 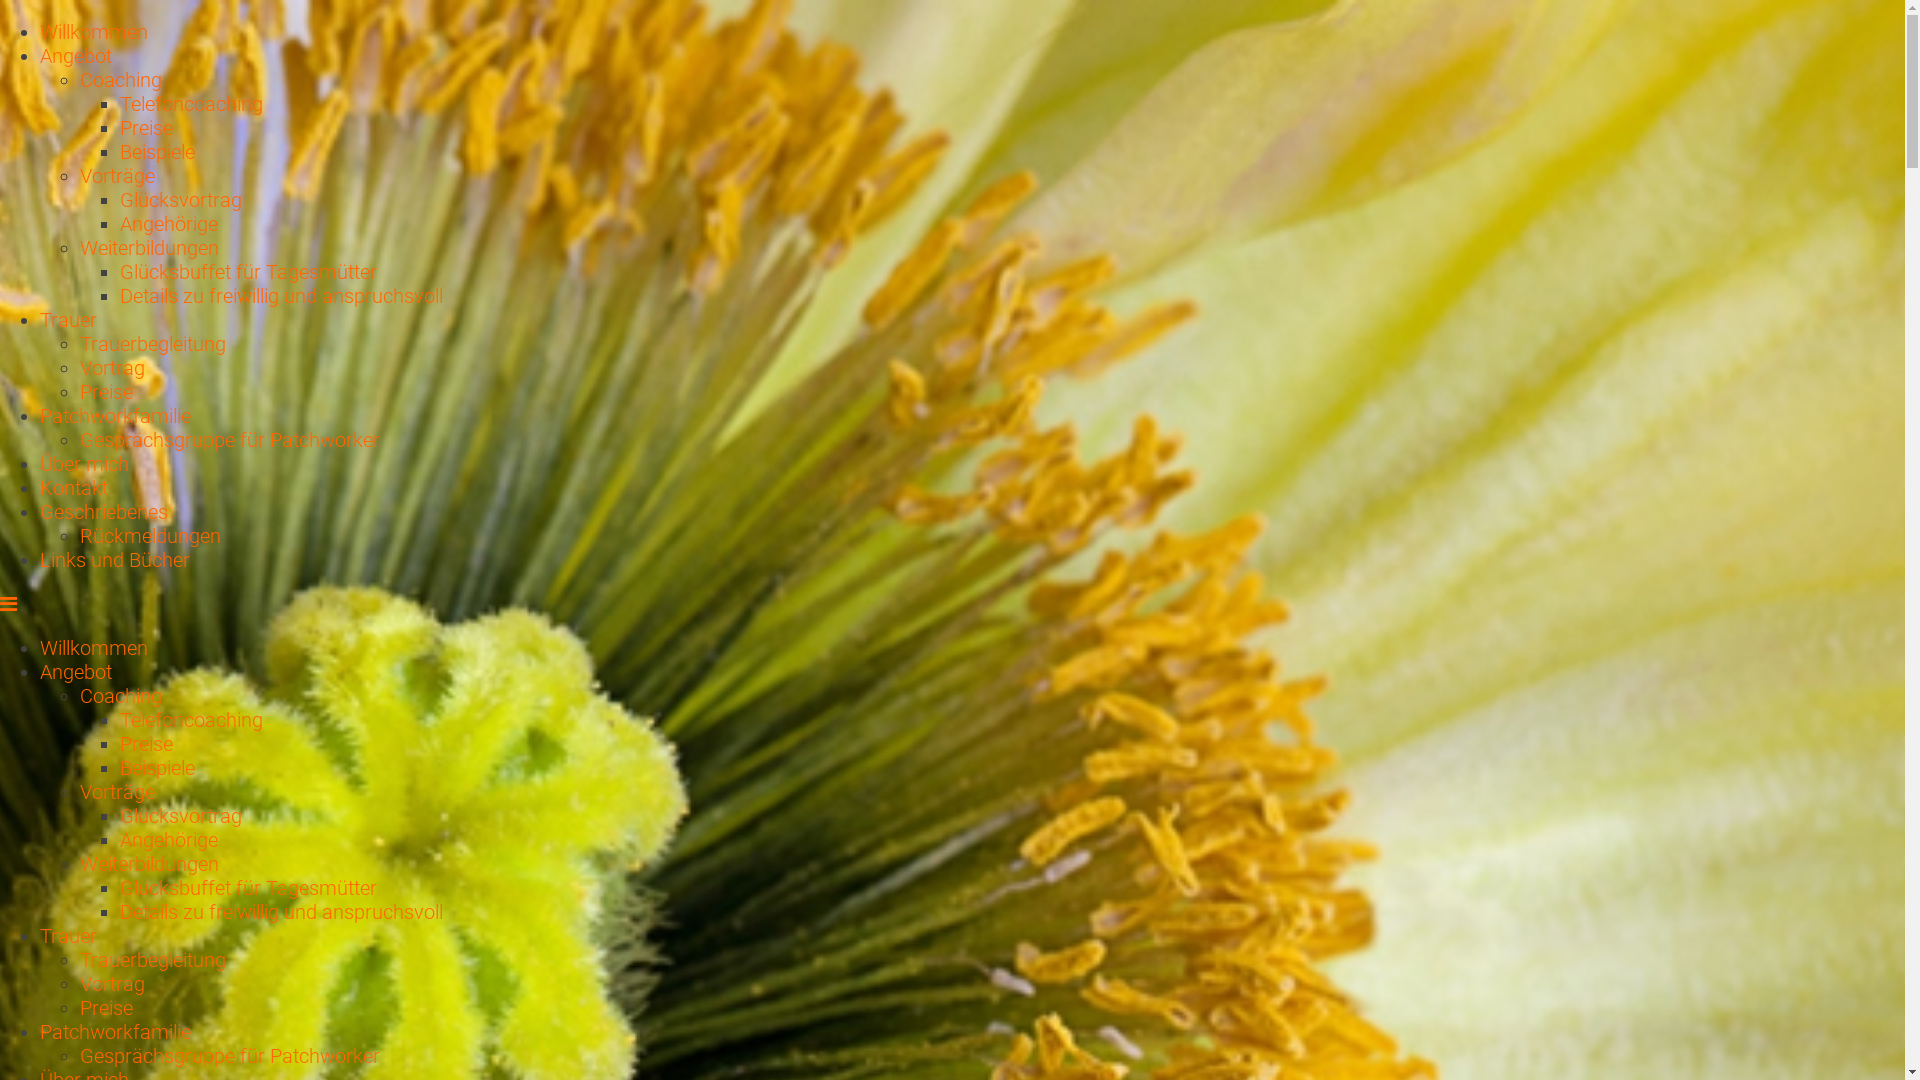 What do you see at coordinates (156, 766) in the screenshot?
I see `'Beispiele'` at bounding box center [156, 766].